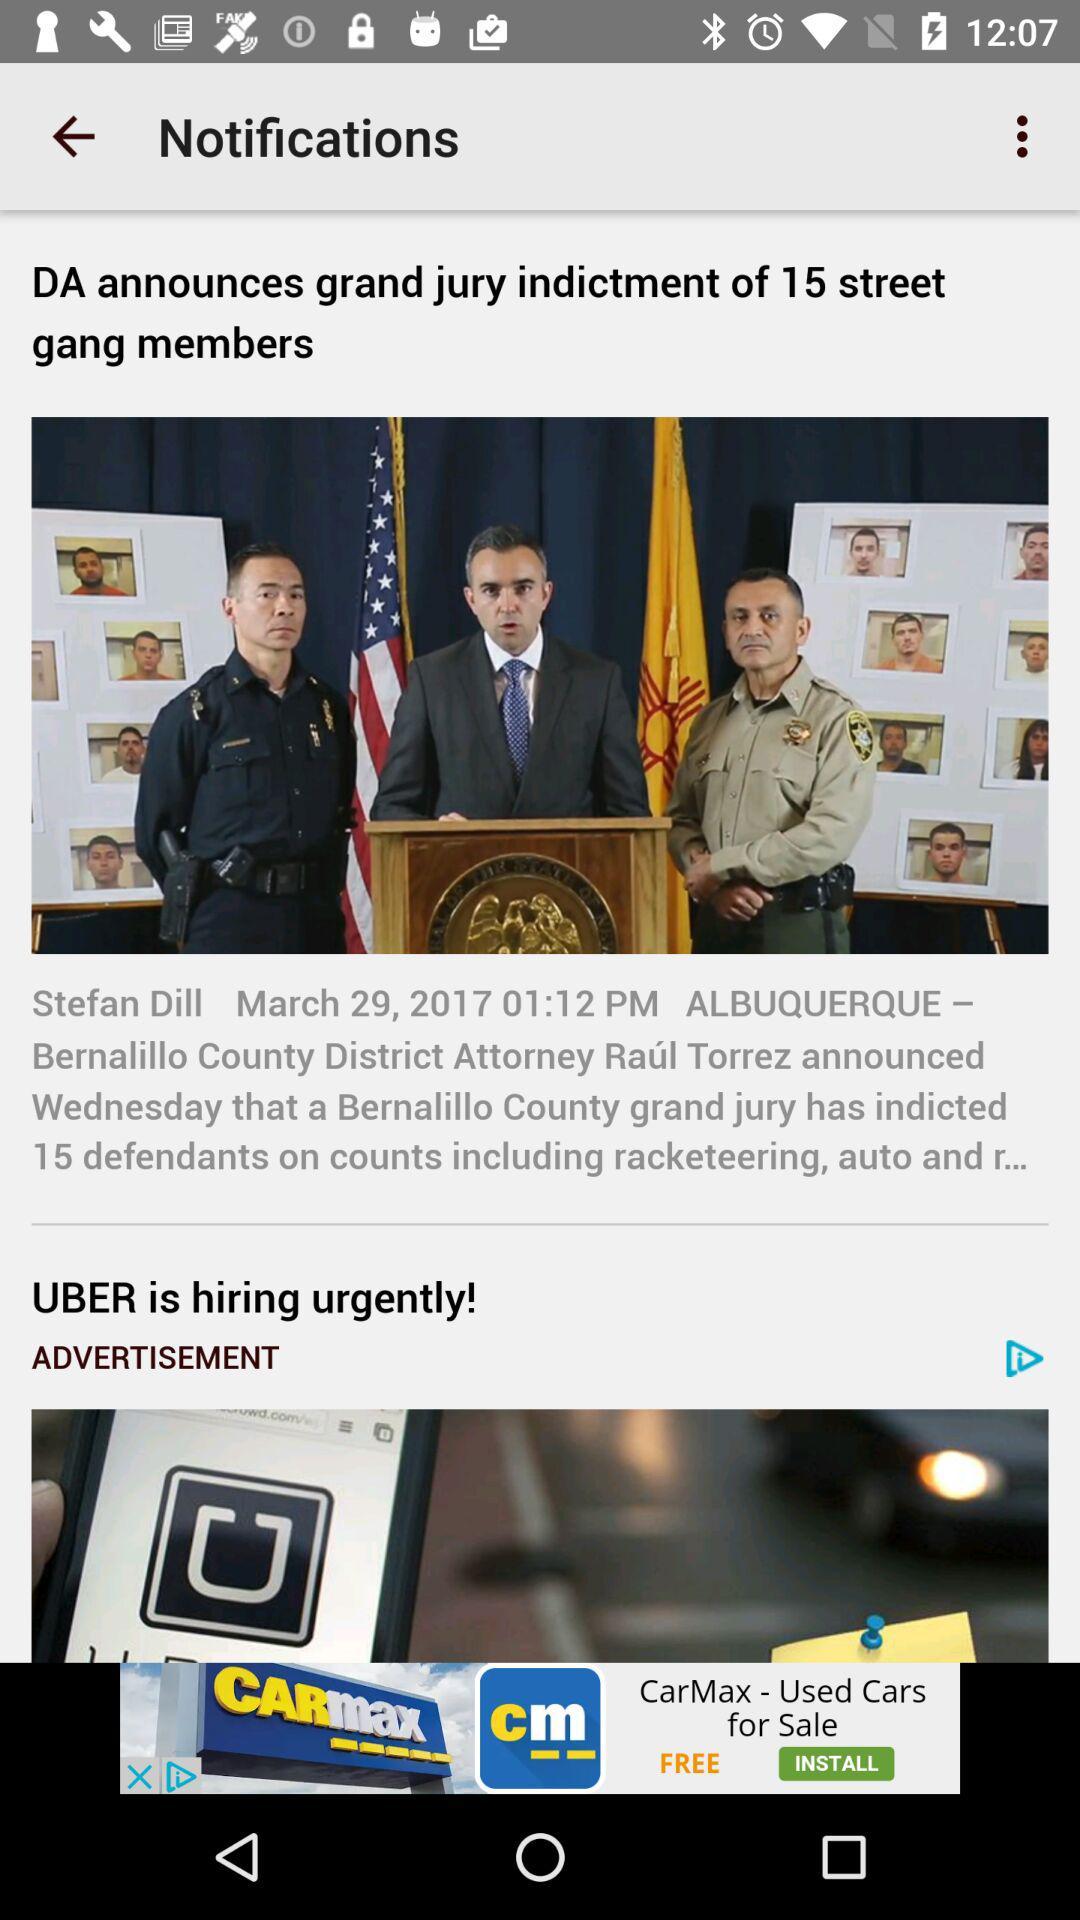  I want to click on open advertisement, so click(540, 1535).